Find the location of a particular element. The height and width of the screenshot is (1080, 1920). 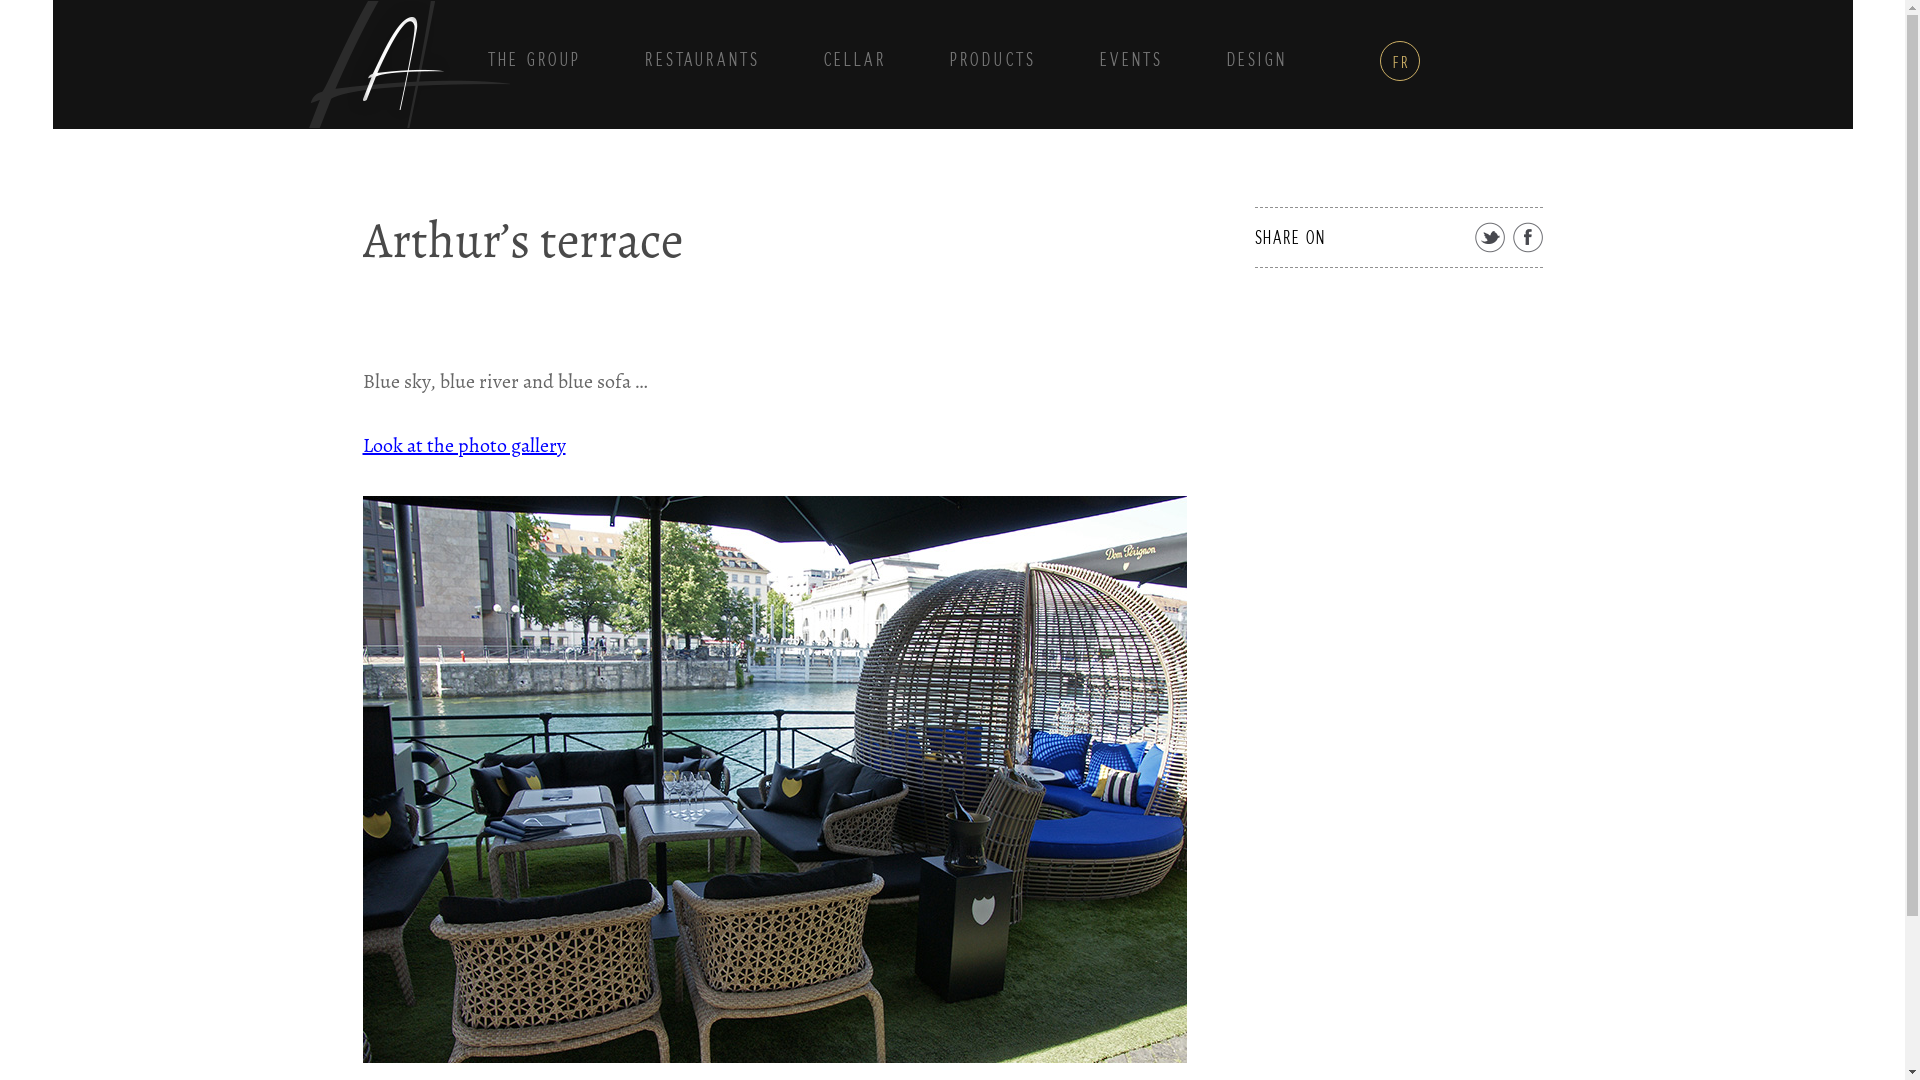

'THE GROUP' is located at coordinates (534, 60).